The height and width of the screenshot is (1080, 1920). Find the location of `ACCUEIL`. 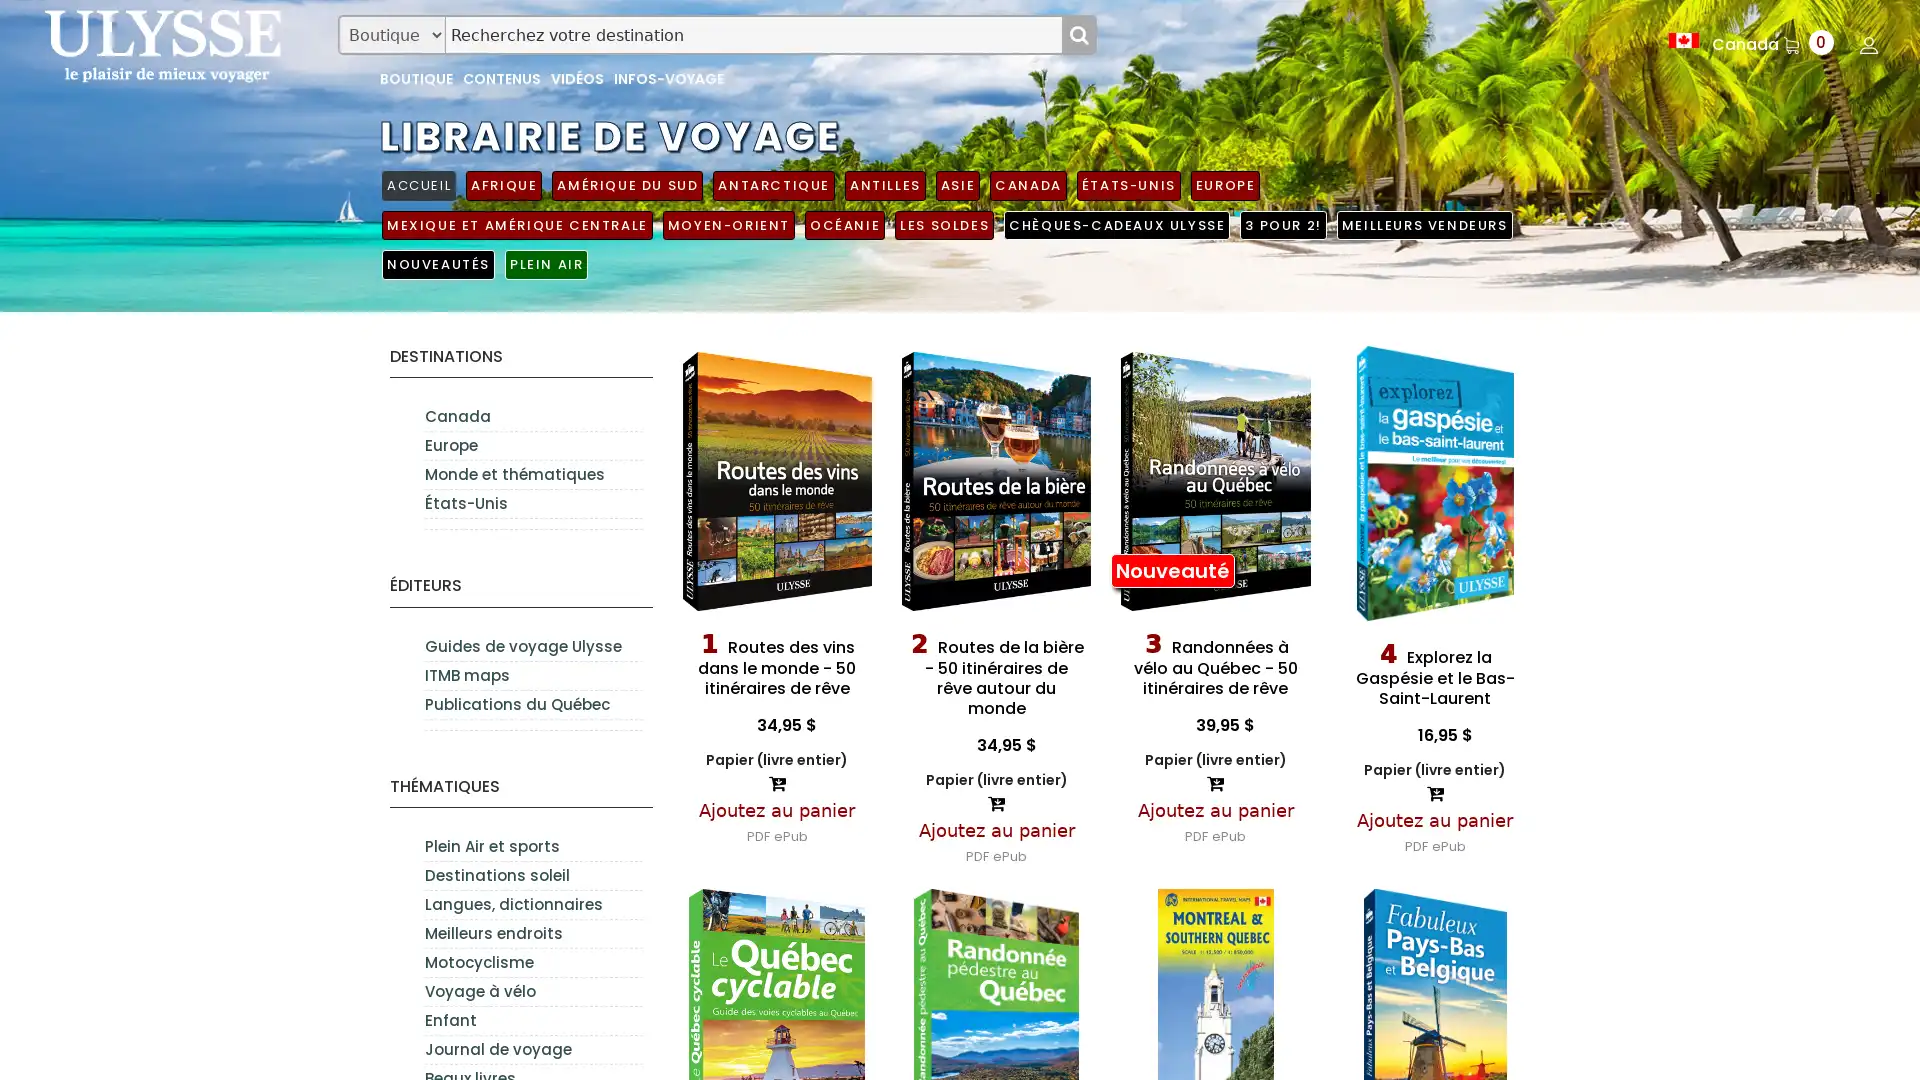

ACCUEIL is located at coordinates (417, 185).